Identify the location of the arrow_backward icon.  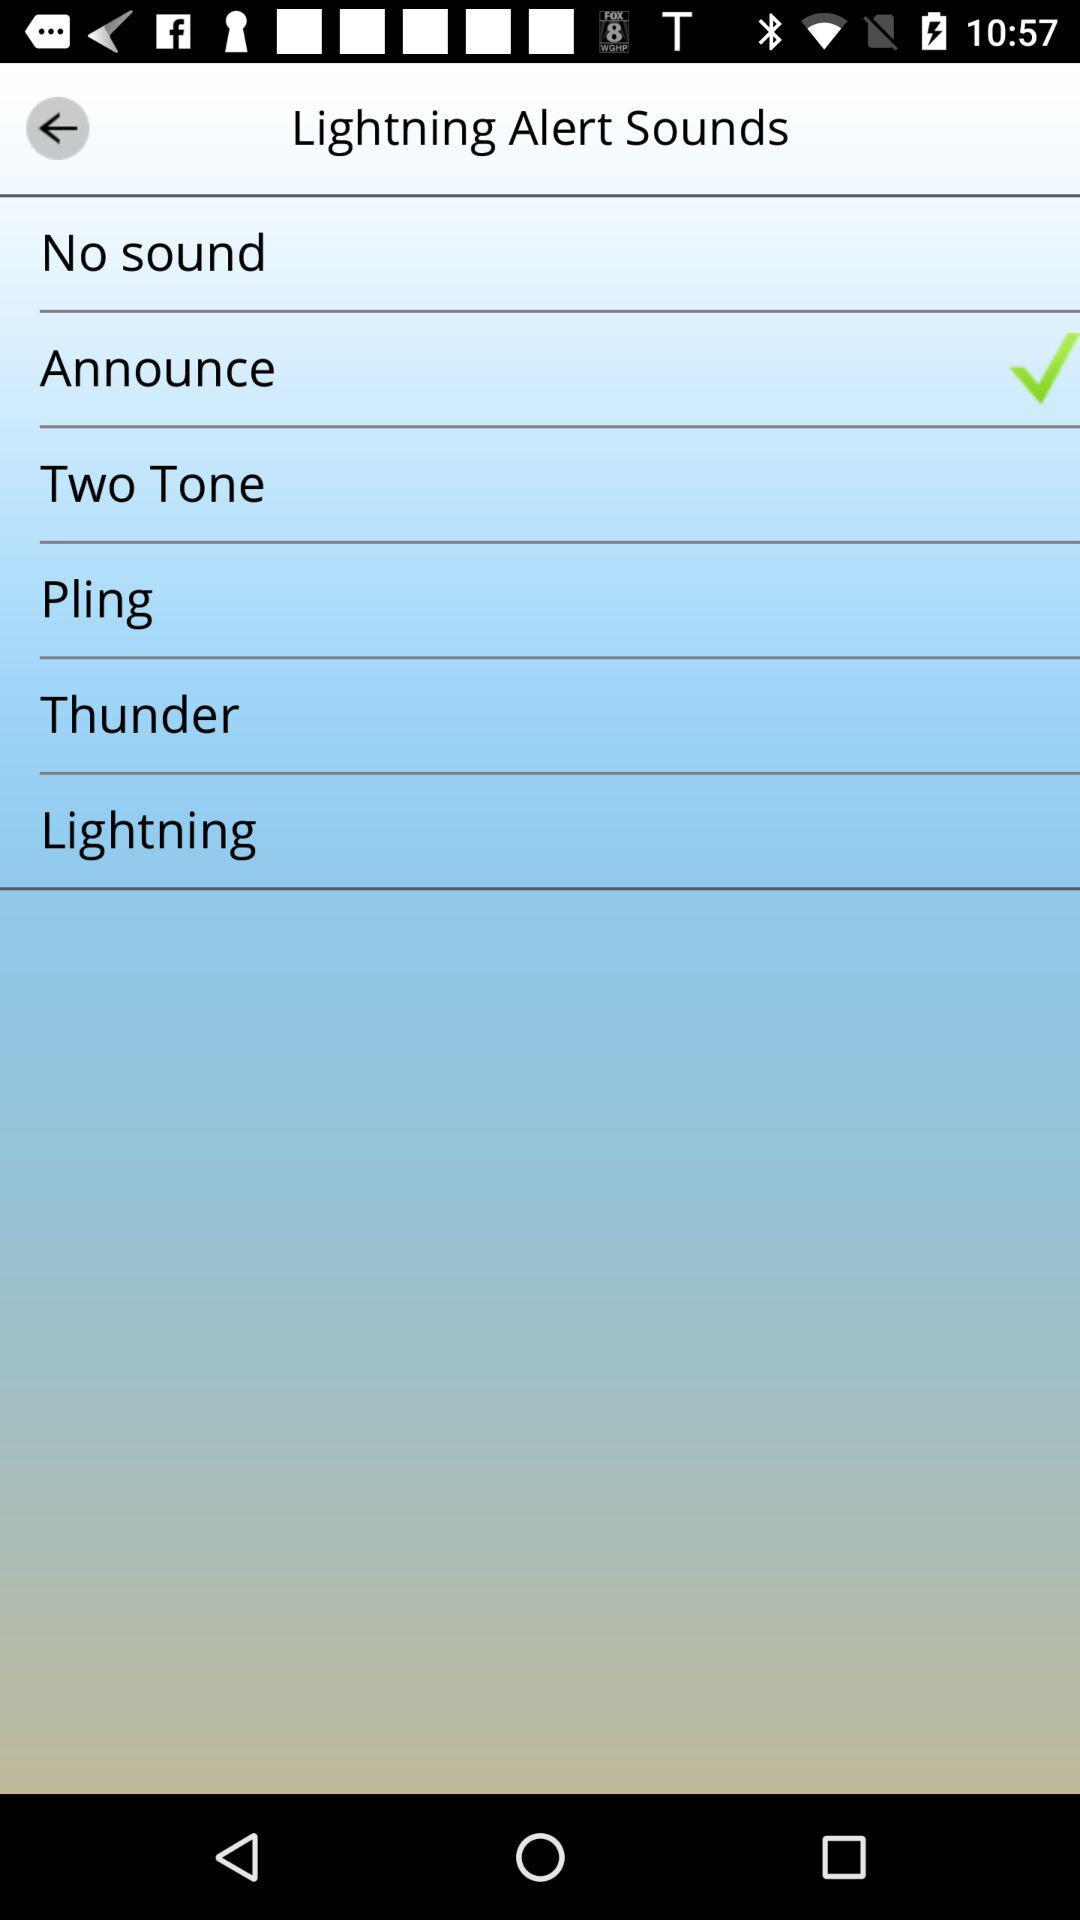
(56, 127).